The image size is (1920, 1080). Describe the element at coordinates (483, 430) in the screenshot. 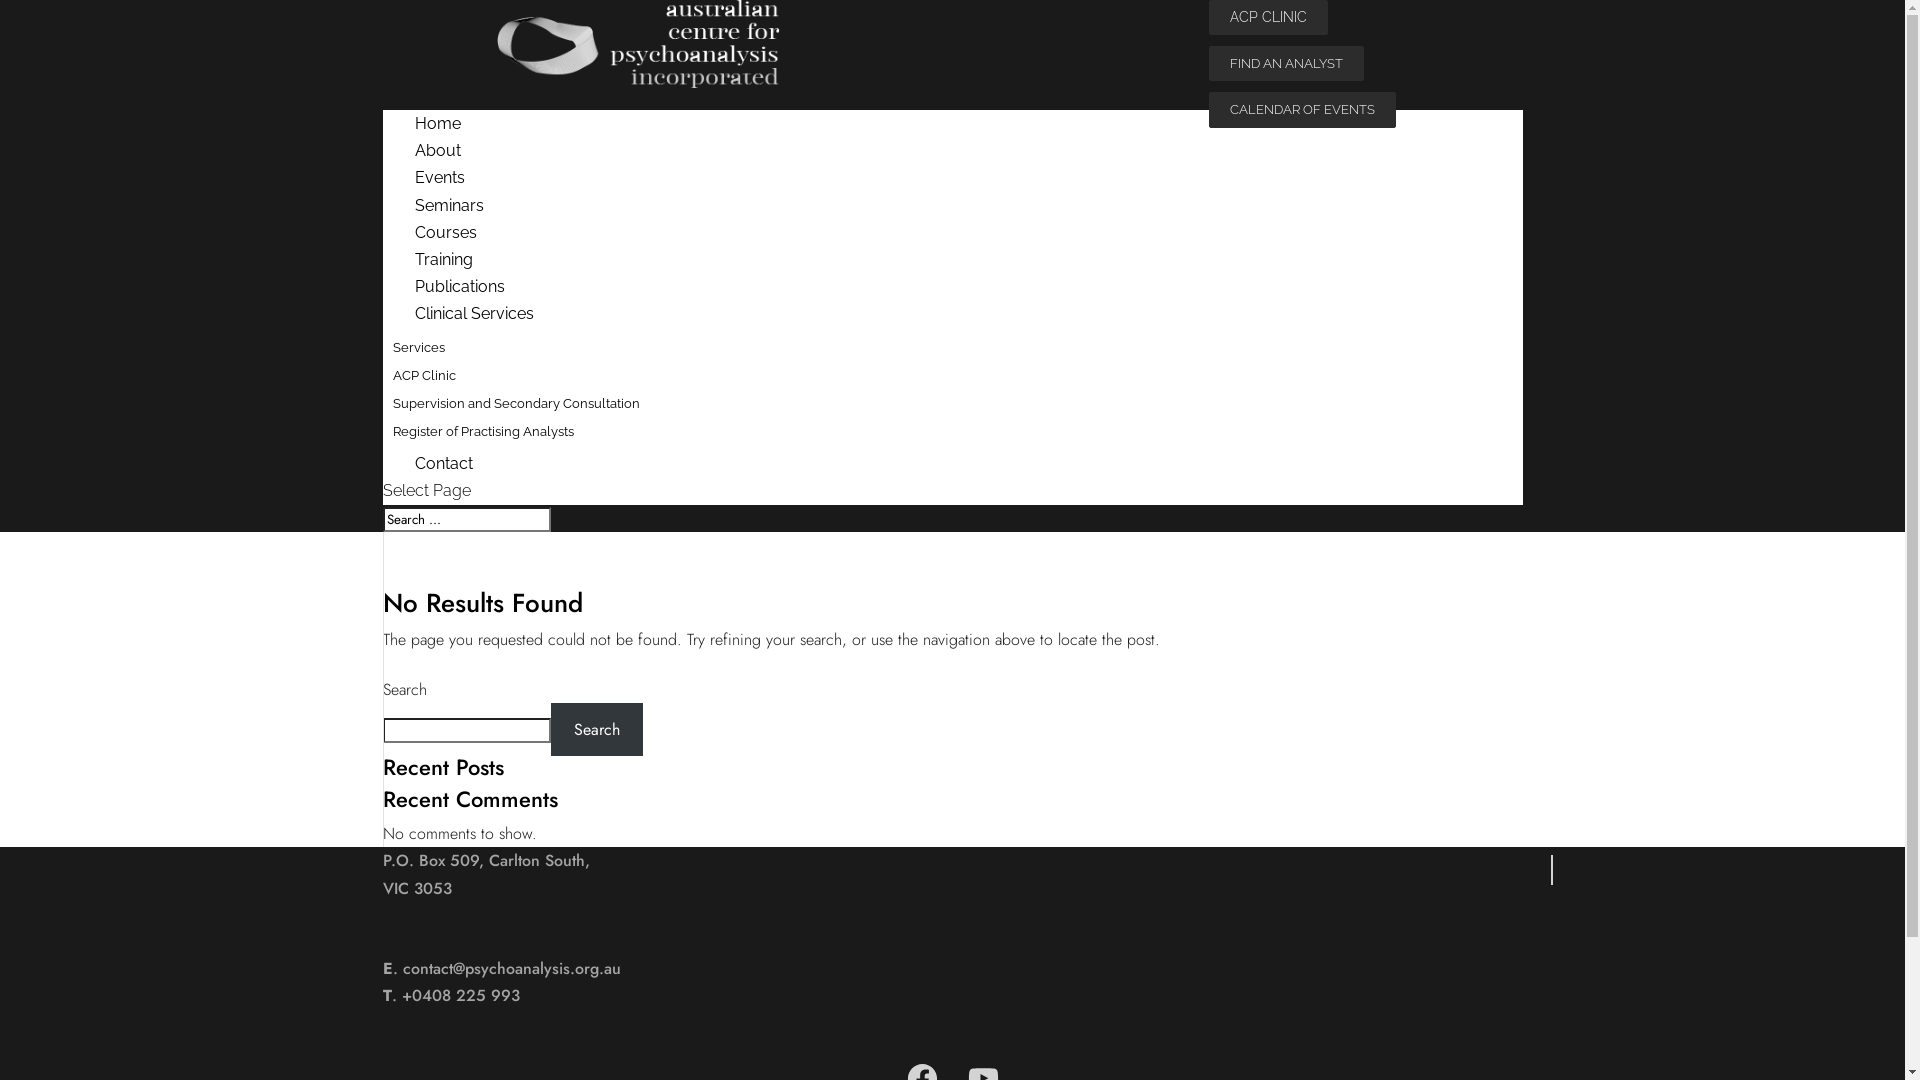

I see `'Register of Practising Analysts'` at that location.